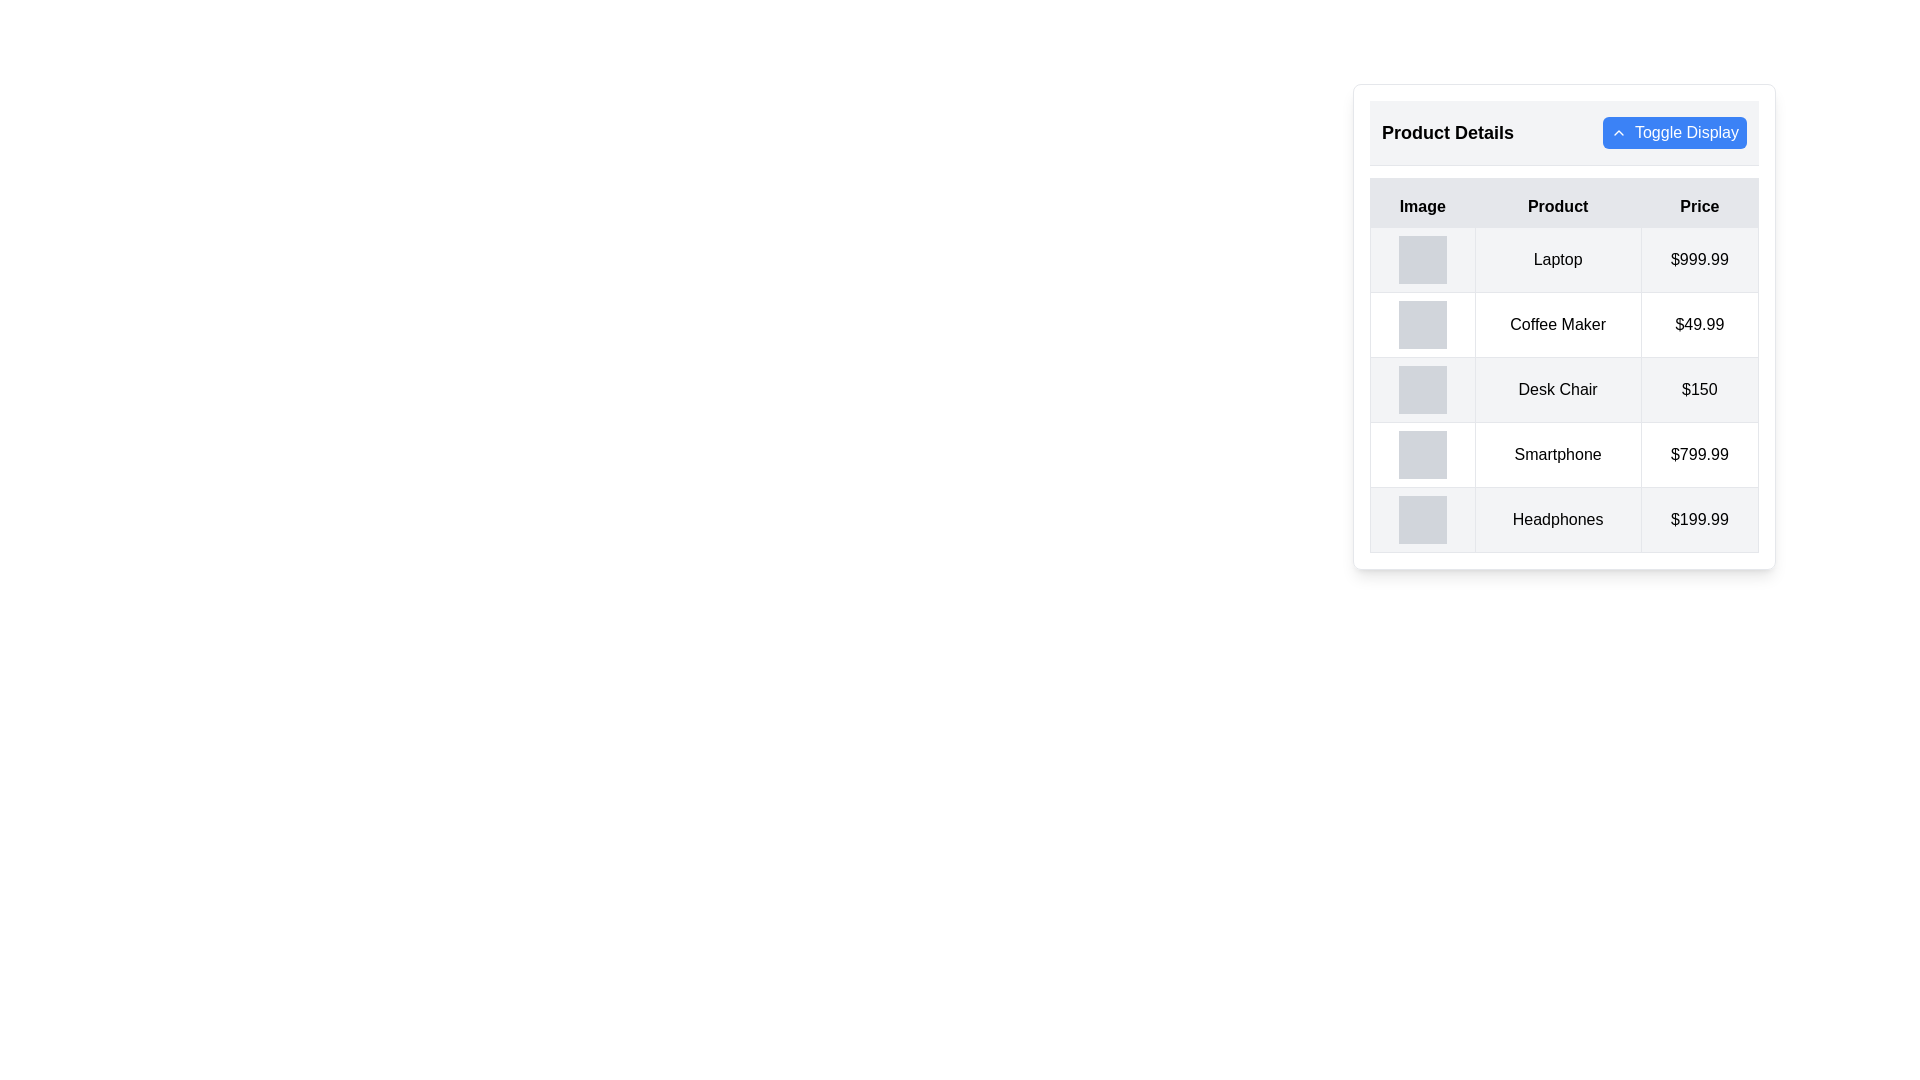 This screenshot has width=1920, height=1080. I want to click on the fourth row in the product table that provides detailed information about a specific product, including its name and price, so click(1563, 455).